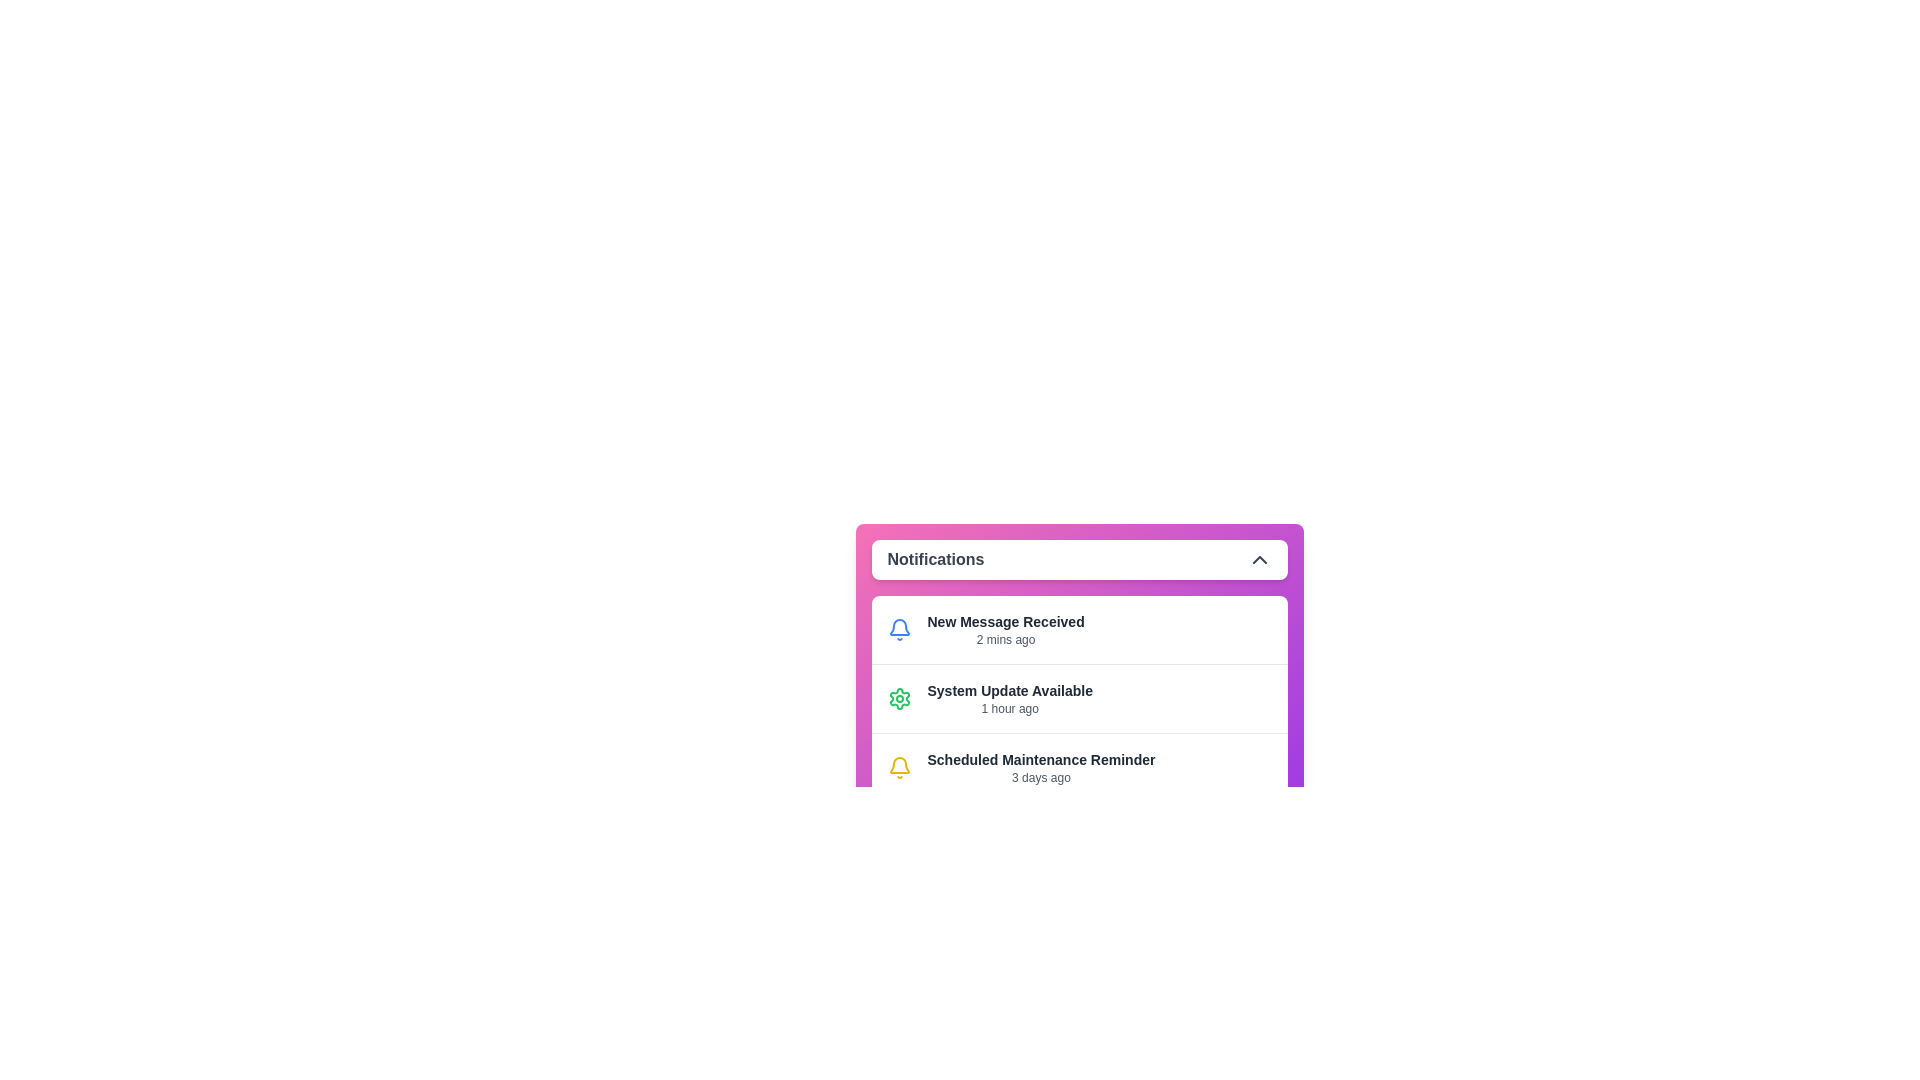 The image size is (1920, 1080). I want to click on the static text label indicating the content or functionality related to notifications, located on the left side of the header bar, so click(935, 559).